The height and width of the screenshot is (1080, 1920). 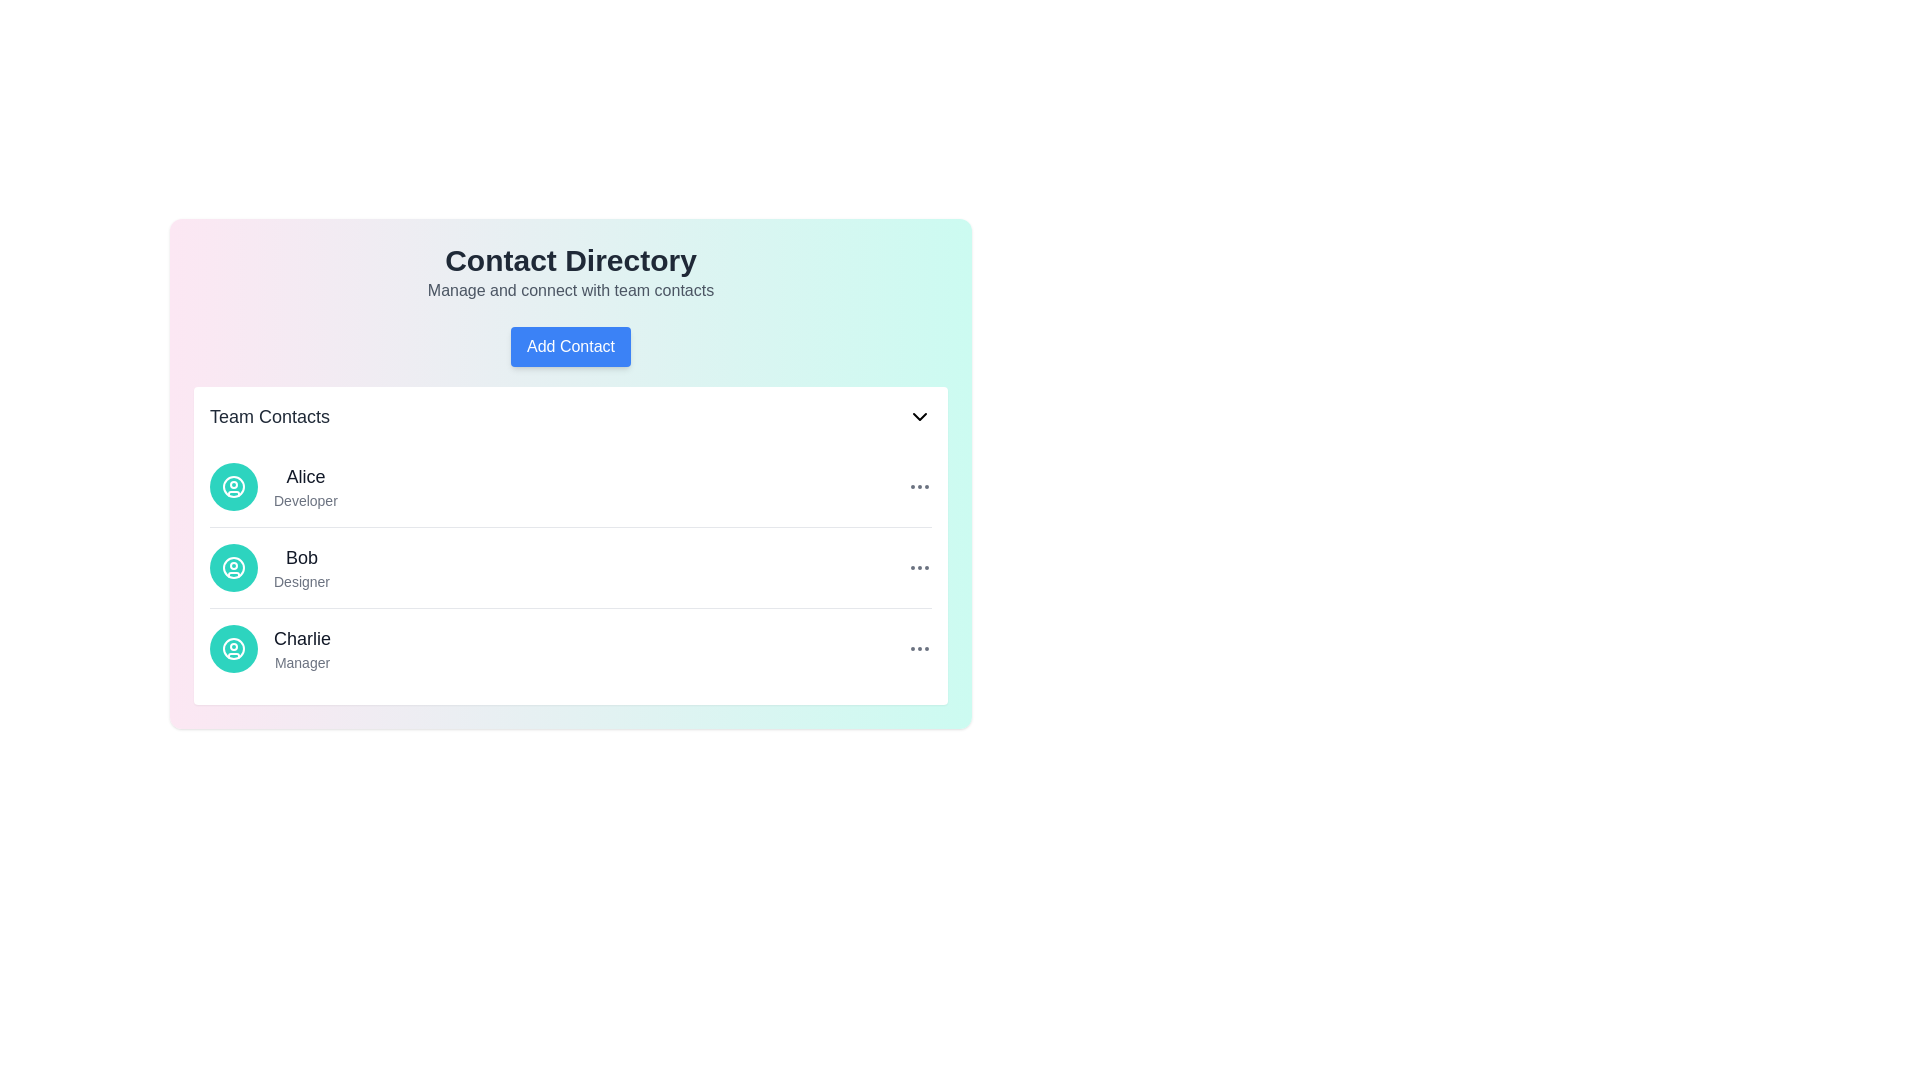 I want to click on the outermost circle of the user icon for 'Alice - Developer' located in the topmost contact entry under the 'Team Contacts' section, so click(x=234, y=486).